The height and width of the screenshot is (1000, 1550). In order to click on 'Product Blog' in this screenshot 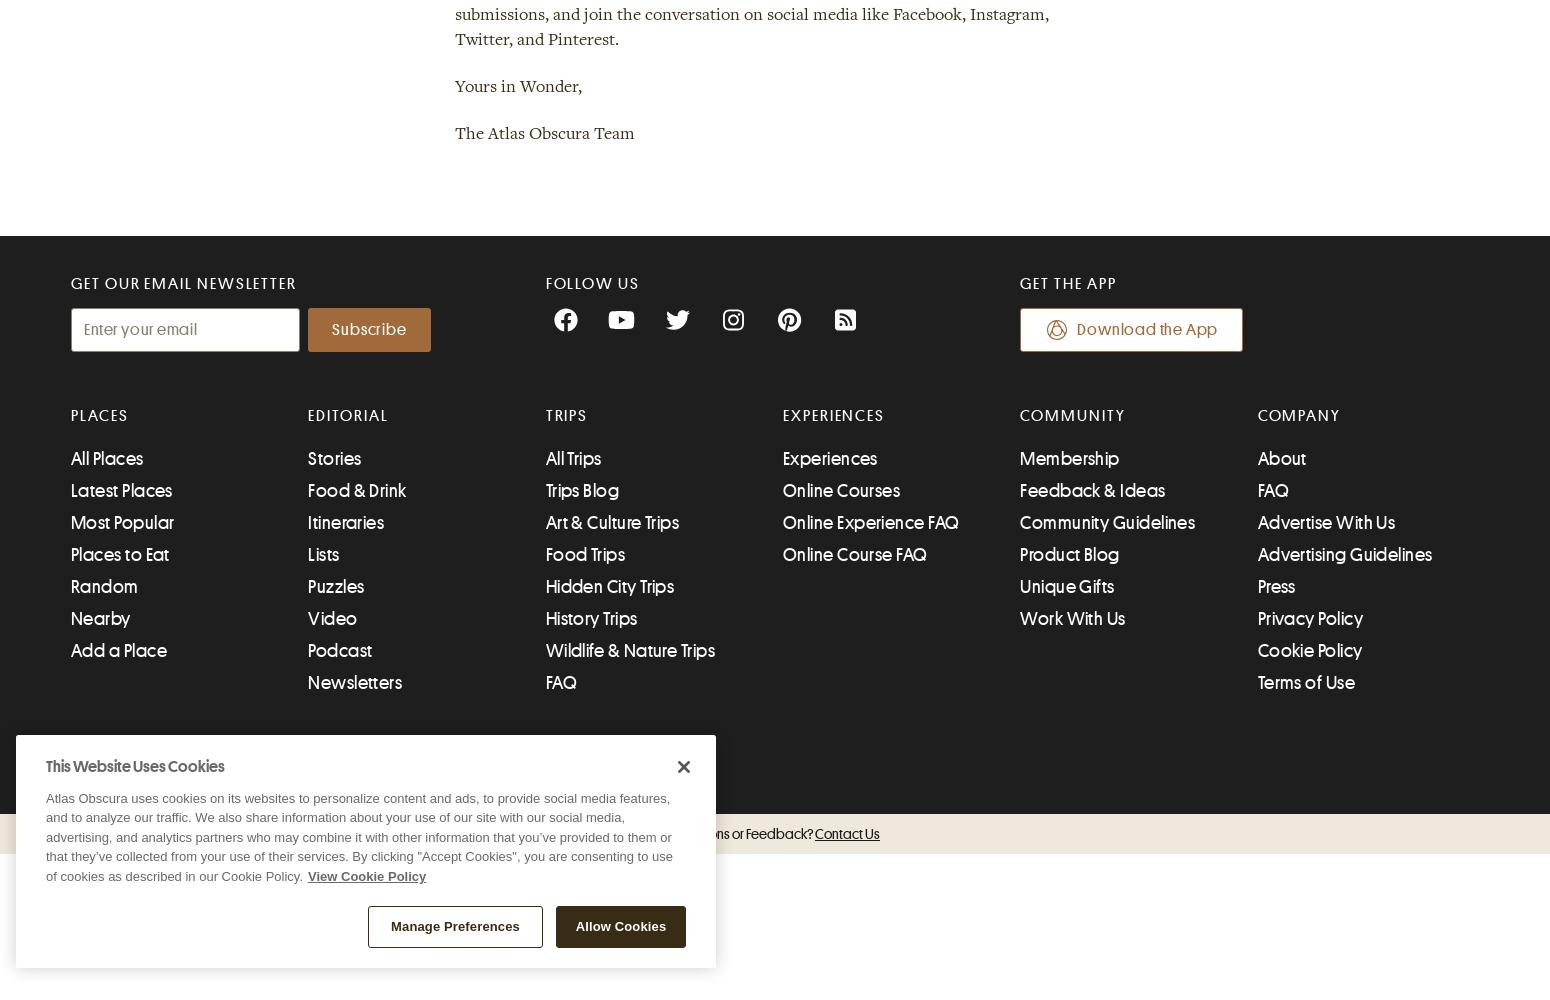, I will do `click(1069, 555)`.